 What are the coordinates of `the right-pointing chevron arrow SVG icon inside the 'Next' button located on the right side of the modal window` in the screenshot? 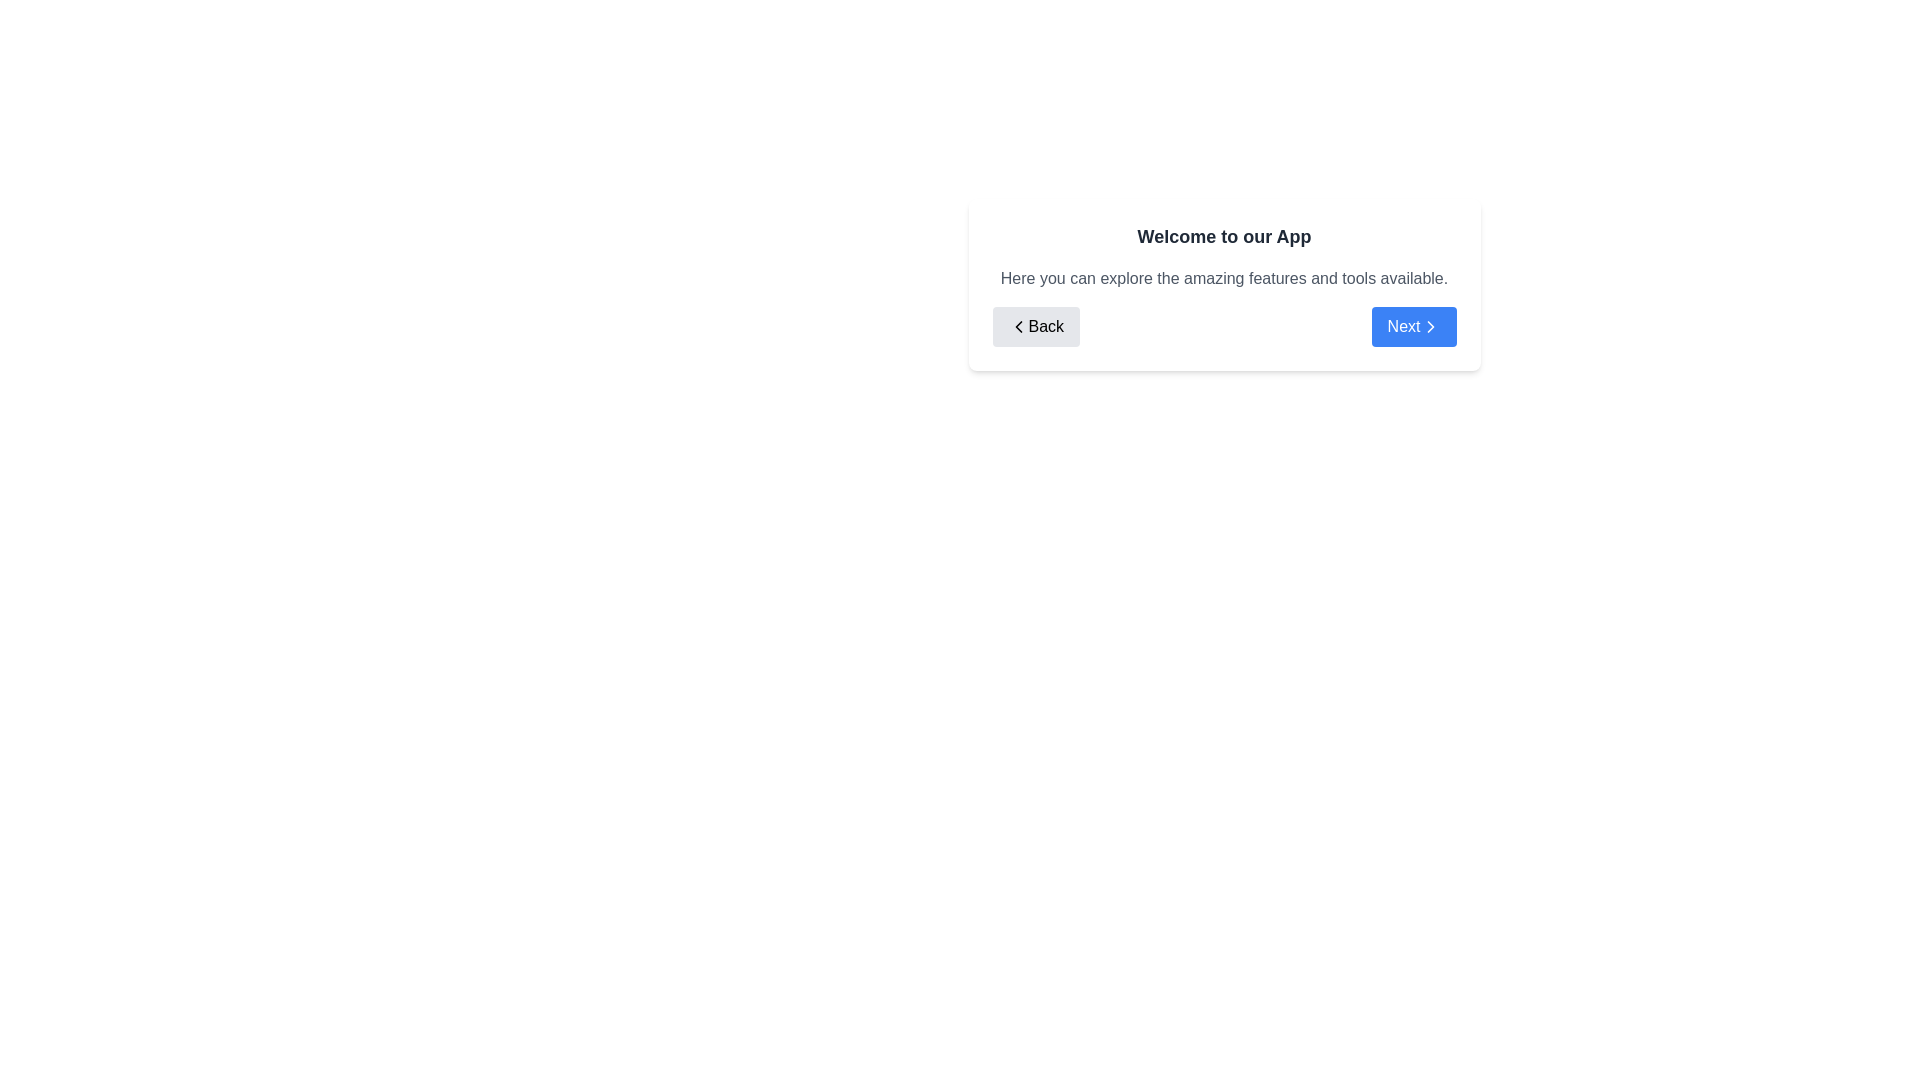 It's located at (1429, 326).